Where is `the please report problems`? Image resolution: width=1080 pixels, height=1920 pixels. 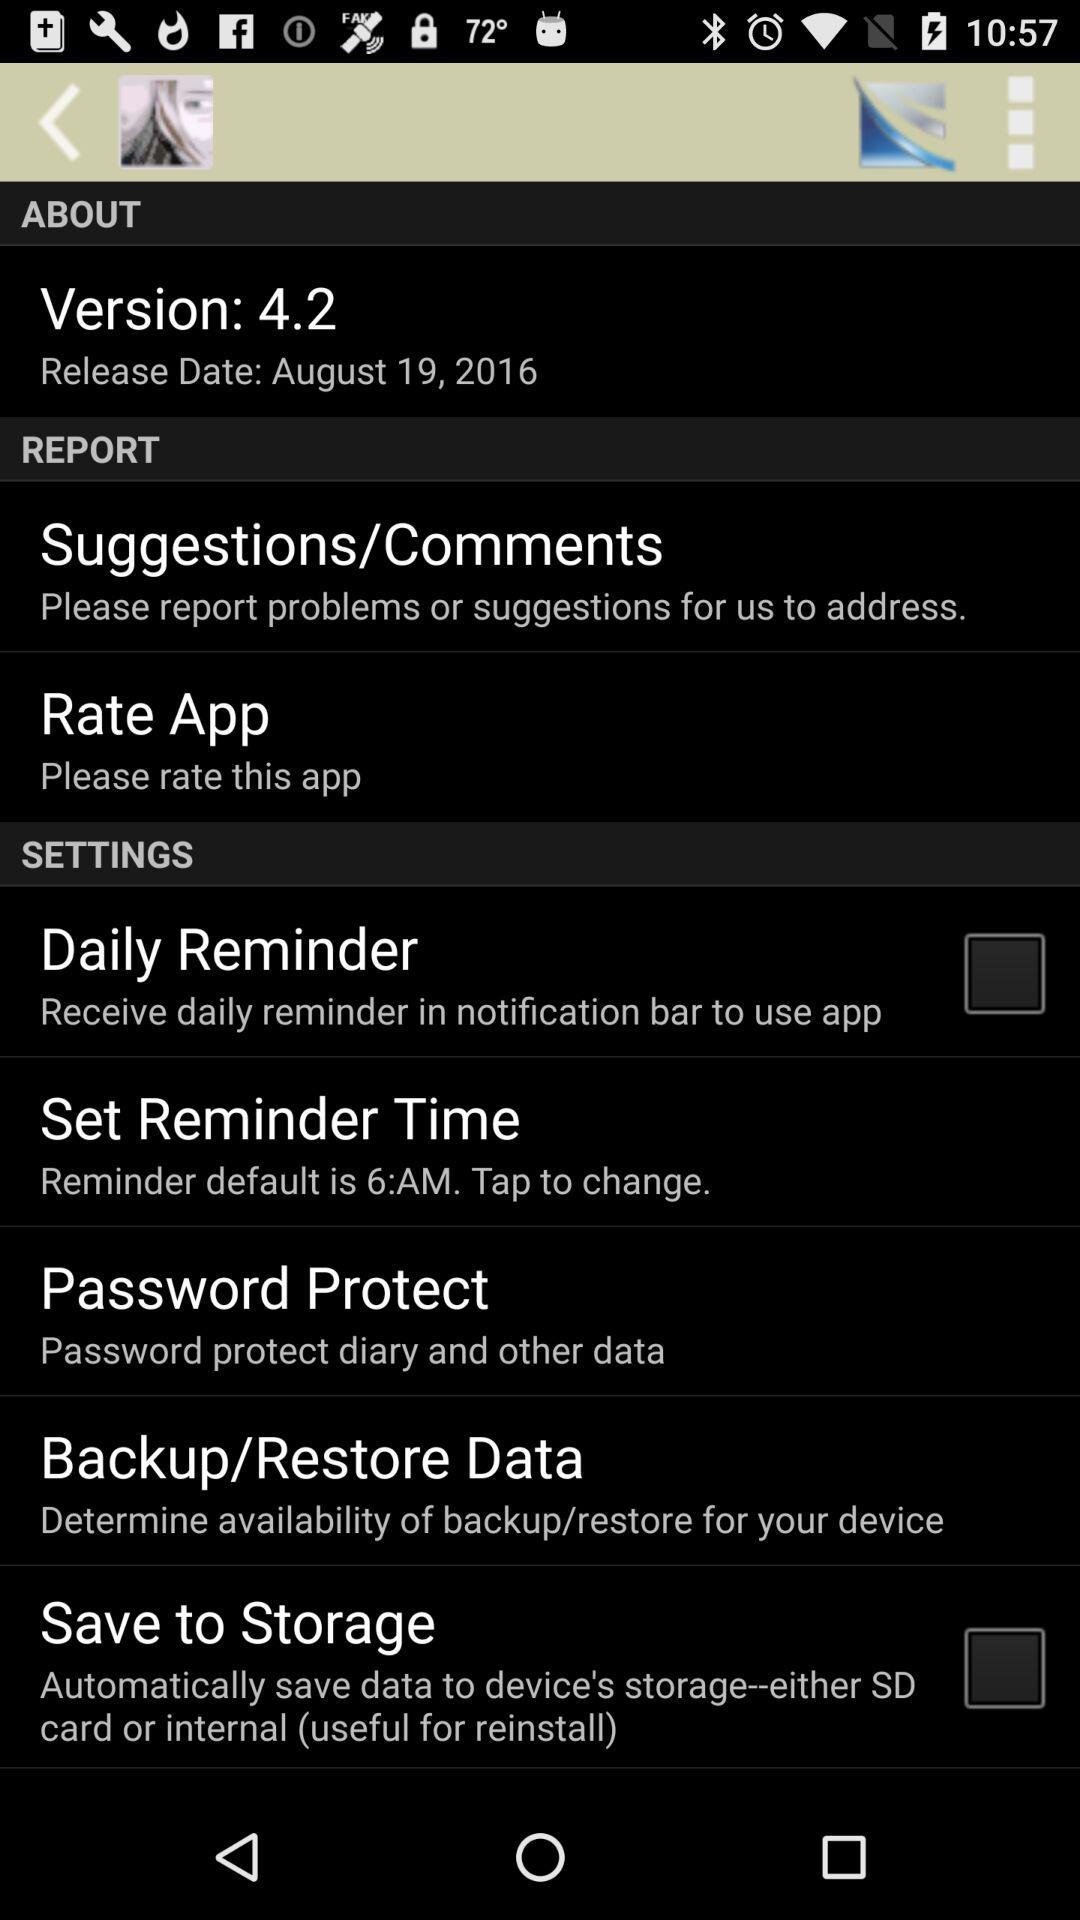
the please report problems is located at coordinates (502, 604).